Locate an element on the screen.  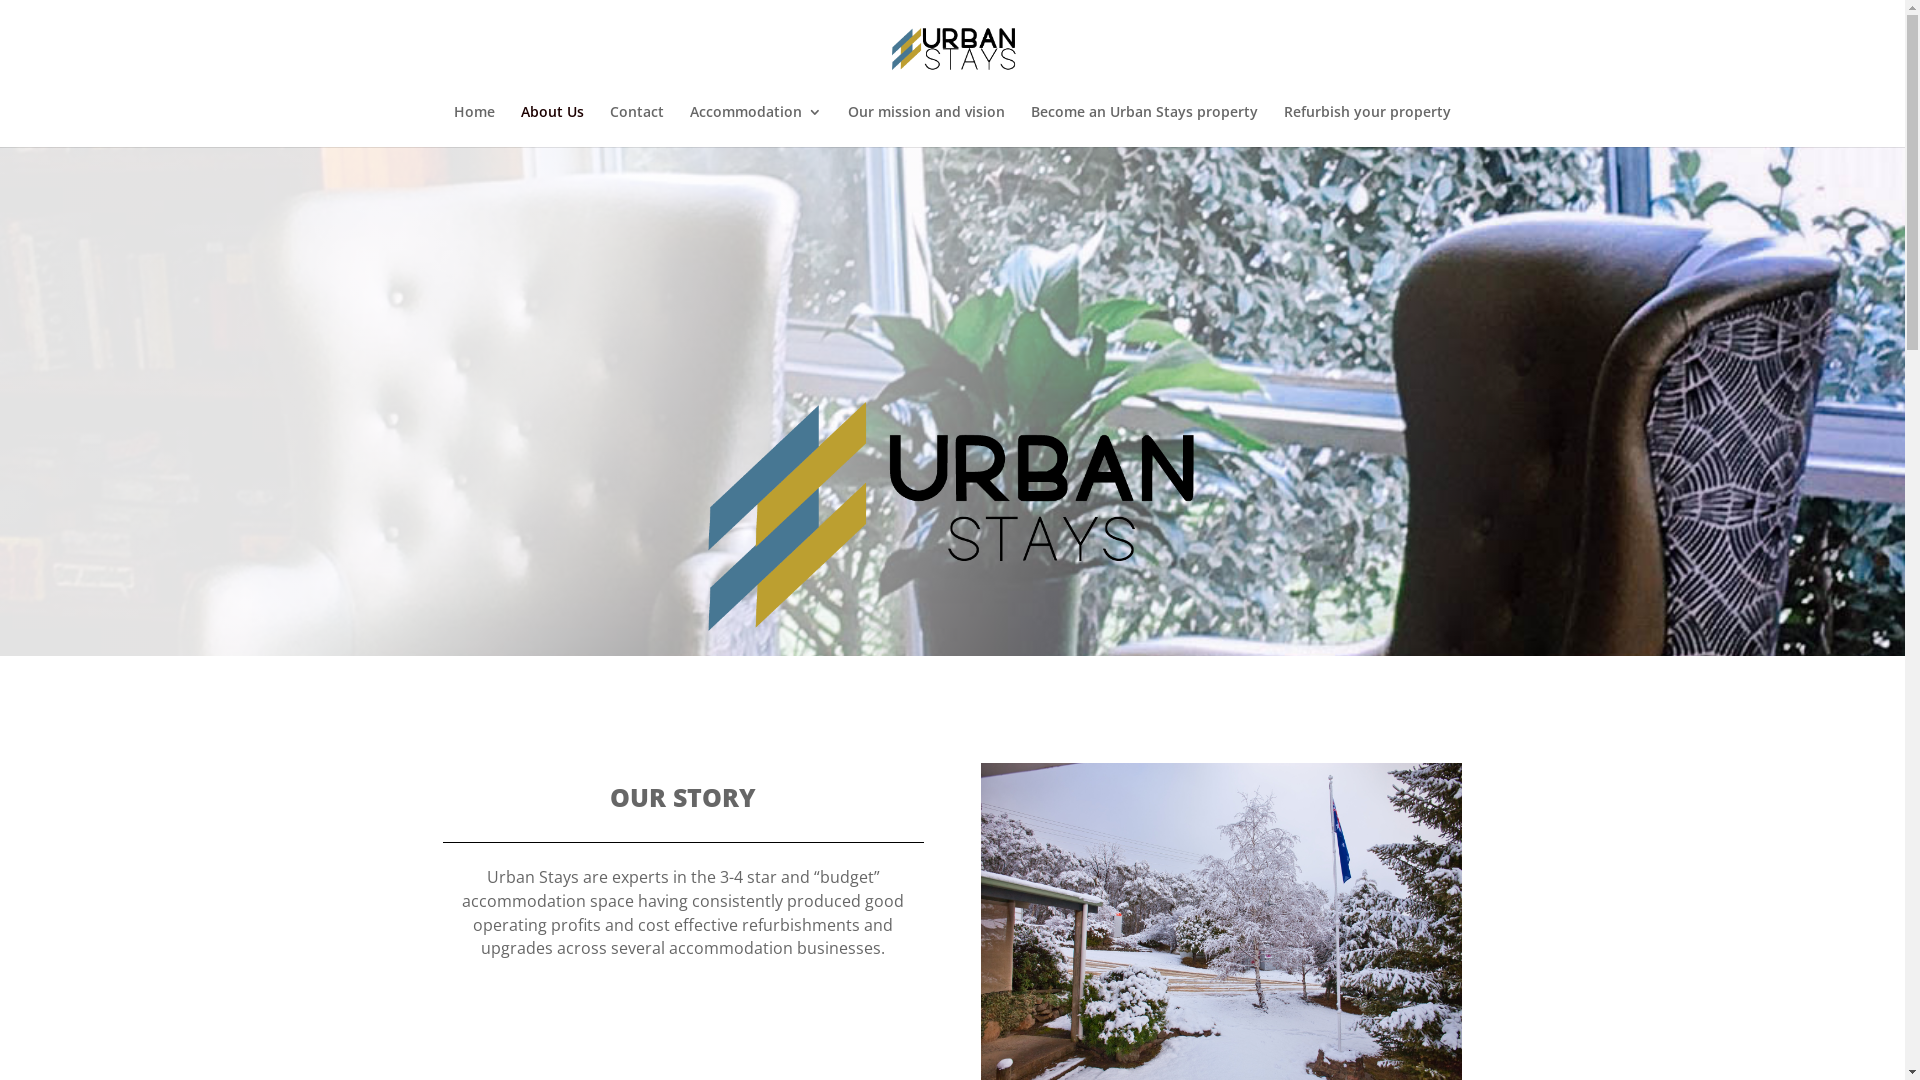
'Our mission and vision' is located at coordinates (925, 126).